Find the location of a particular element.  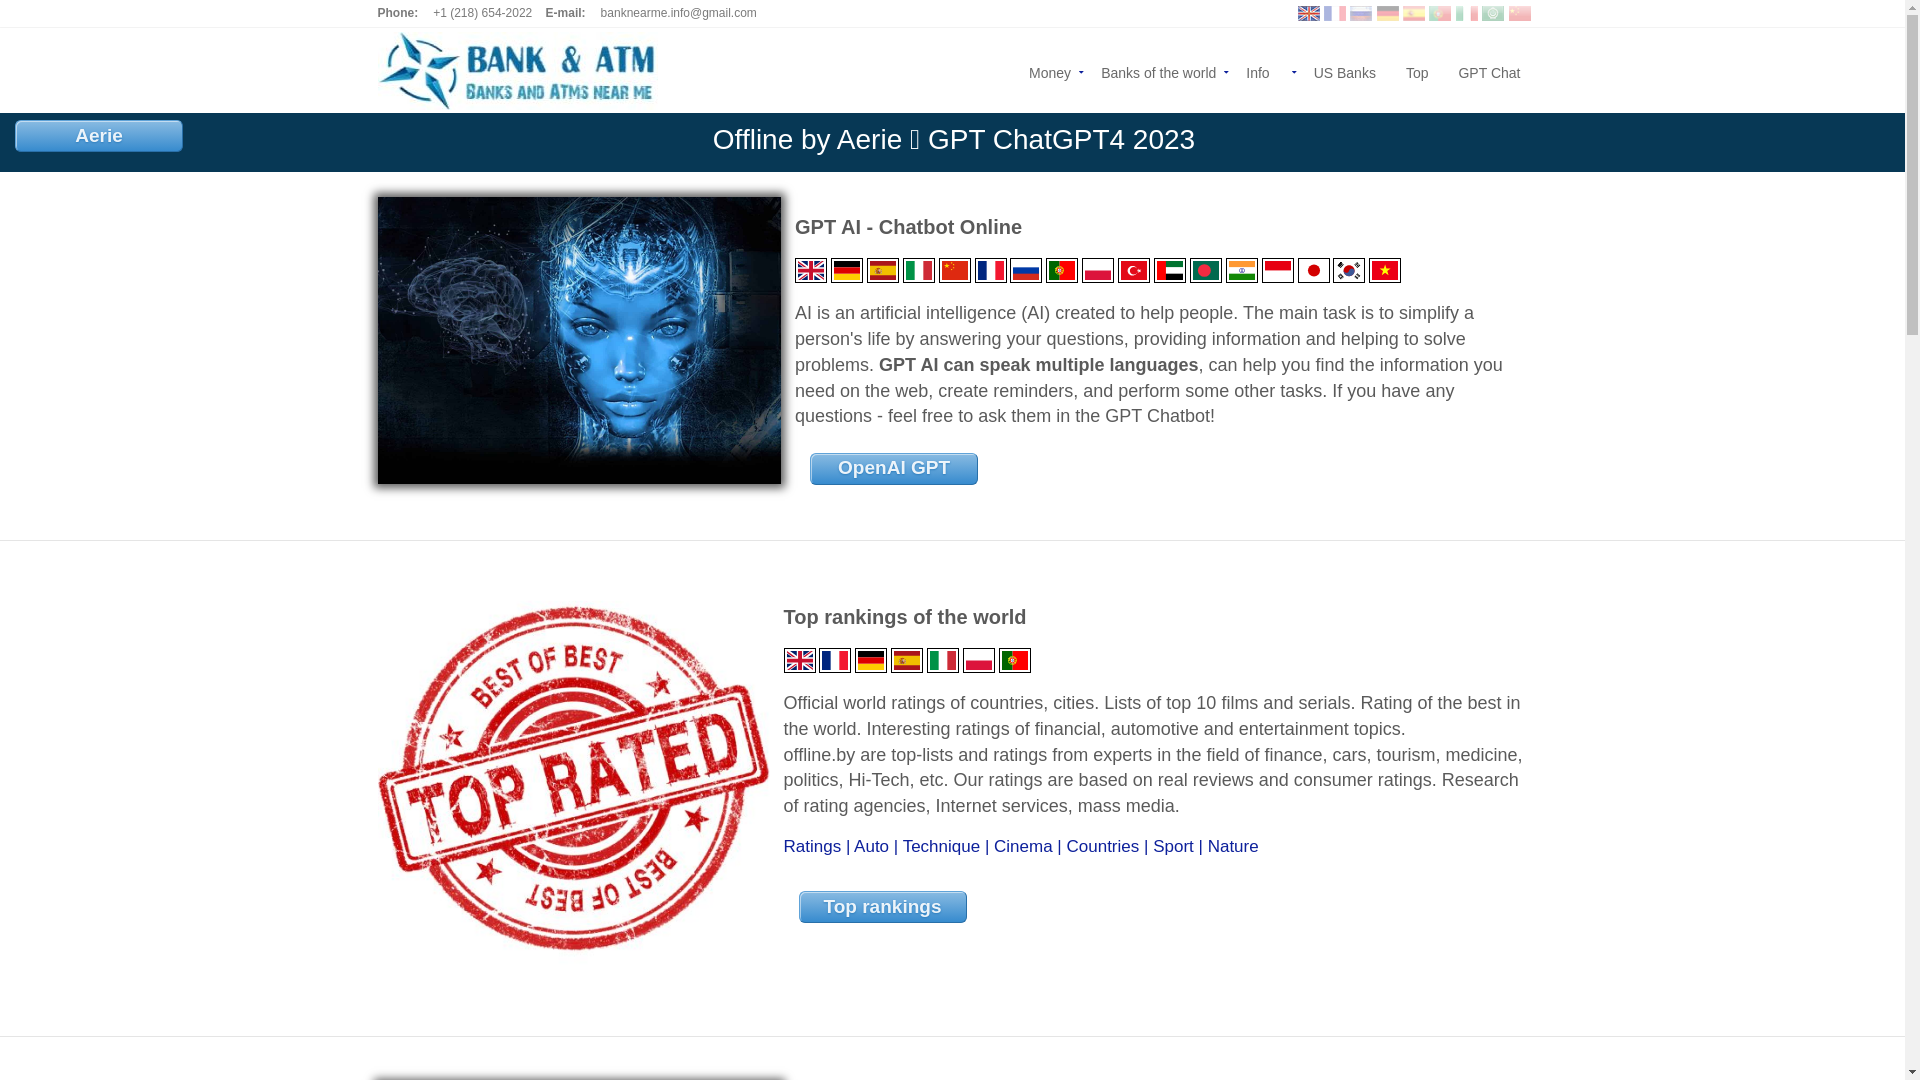

'Top' is located at coordinates (1416, 69).